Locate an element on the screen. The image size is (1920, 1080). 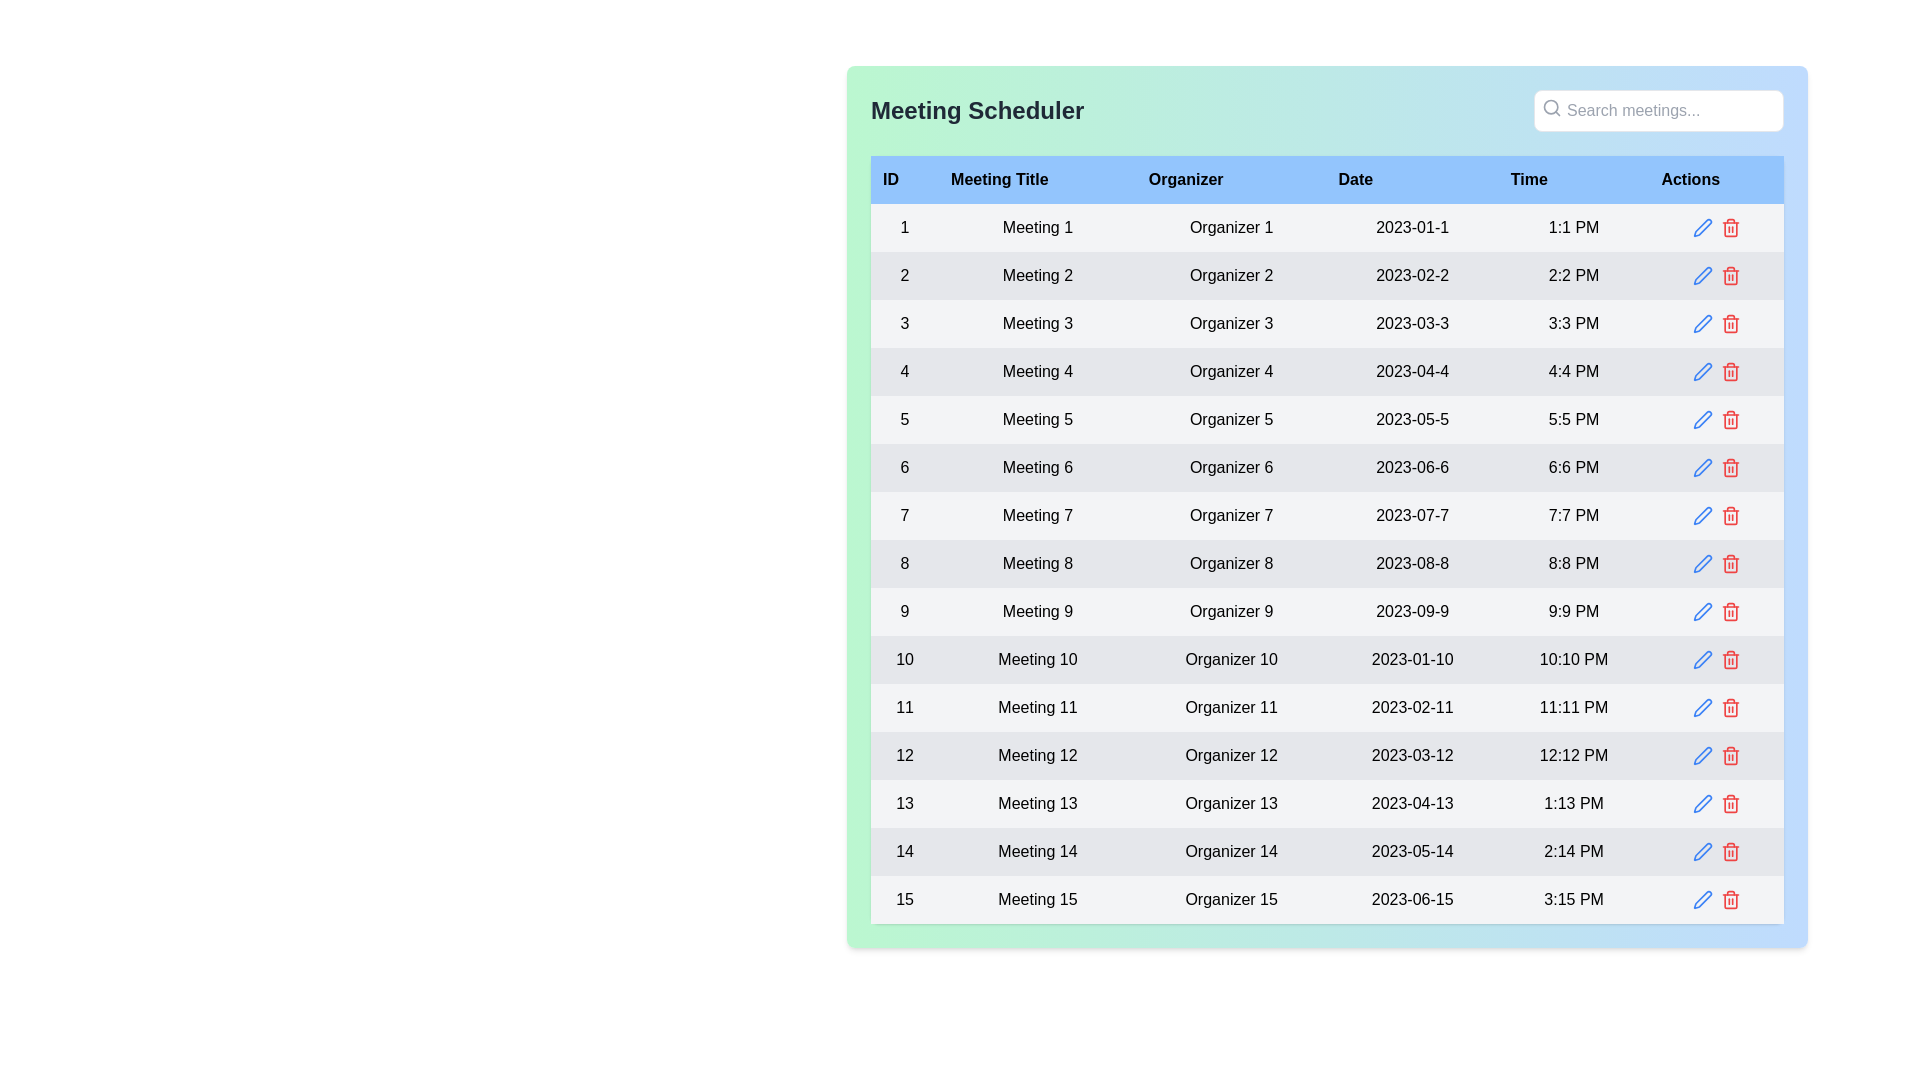
the Edit icon button located in the third row of the table within the Actions column is located at coordinates (1701, 323).